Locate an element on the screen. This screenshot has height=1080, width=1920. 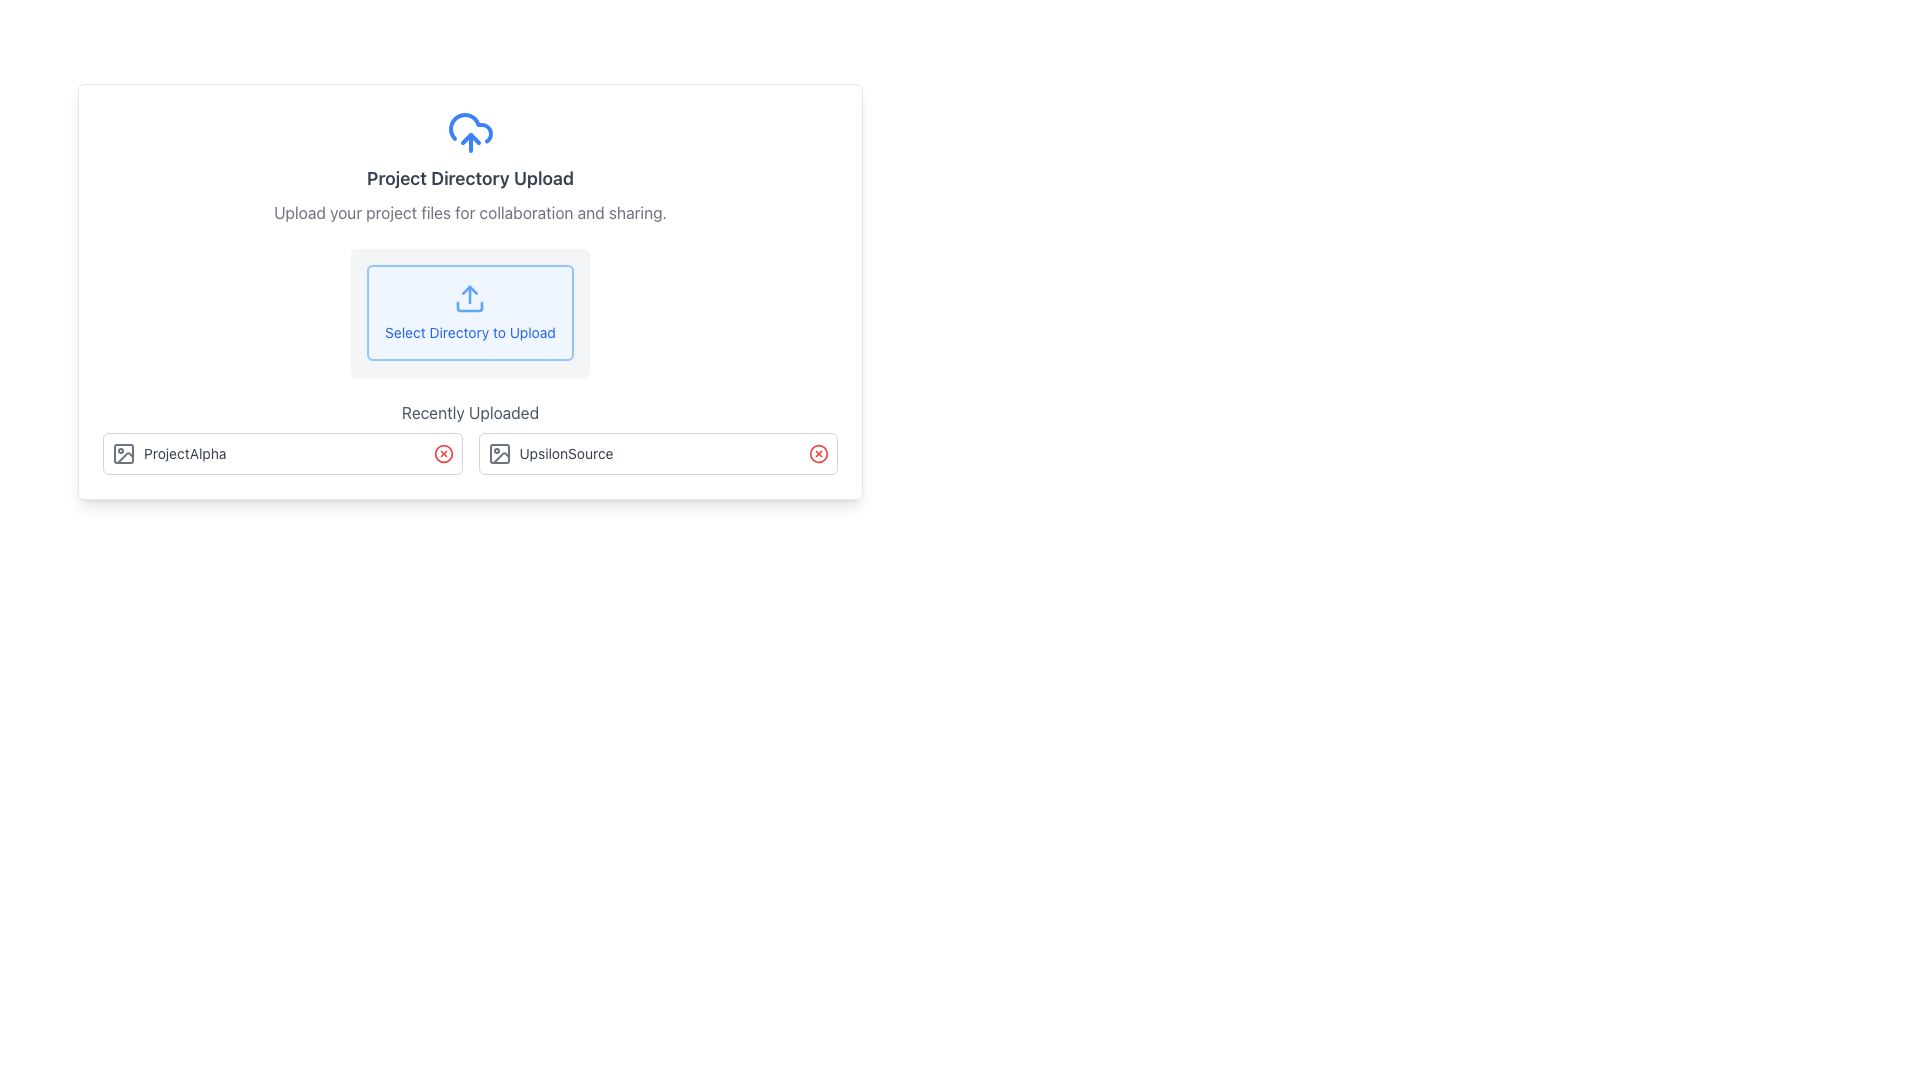
the delete button located at the far right of the 'UpsilonSource' list item is located at coordinates (819, 454).